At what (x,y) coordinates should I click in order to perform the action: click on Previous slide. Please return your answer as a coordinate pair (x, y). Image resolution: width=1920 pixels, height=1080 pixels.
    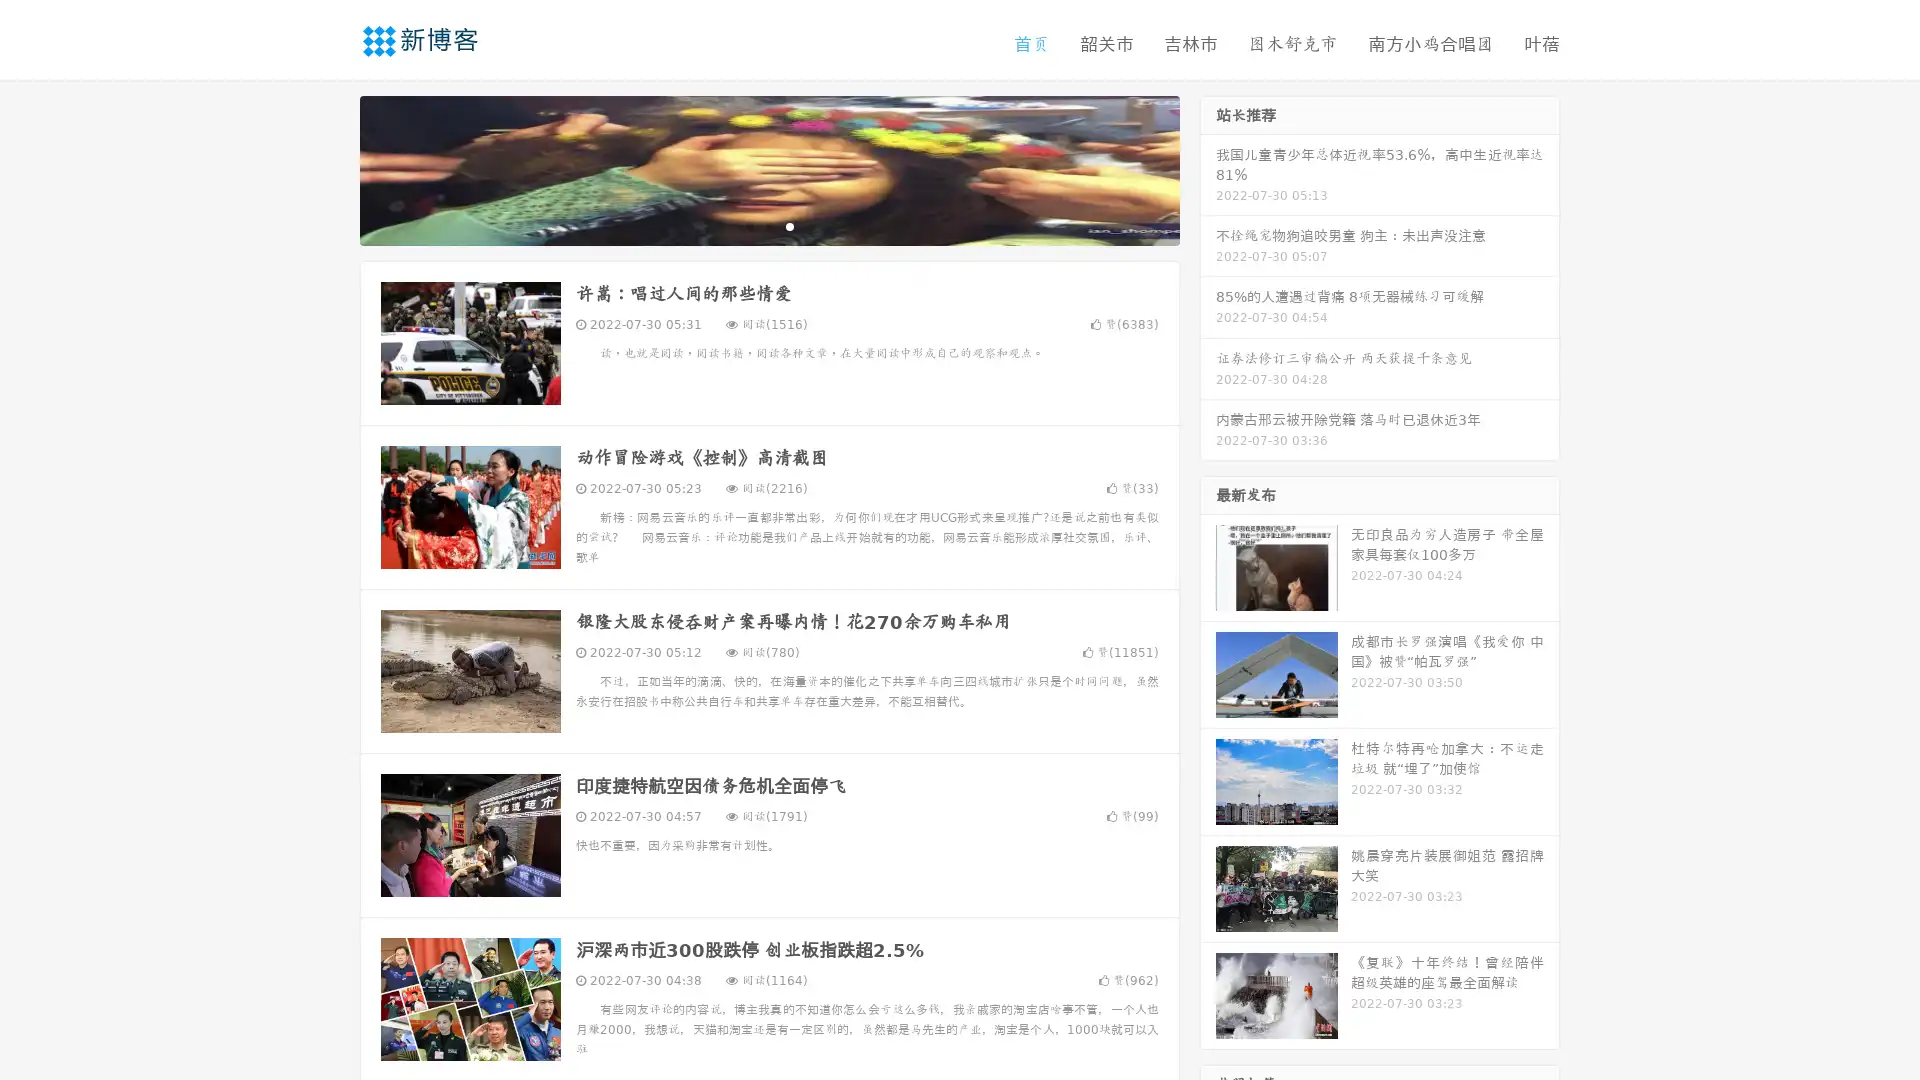
    Looking at the image, I should click on (330, 168).